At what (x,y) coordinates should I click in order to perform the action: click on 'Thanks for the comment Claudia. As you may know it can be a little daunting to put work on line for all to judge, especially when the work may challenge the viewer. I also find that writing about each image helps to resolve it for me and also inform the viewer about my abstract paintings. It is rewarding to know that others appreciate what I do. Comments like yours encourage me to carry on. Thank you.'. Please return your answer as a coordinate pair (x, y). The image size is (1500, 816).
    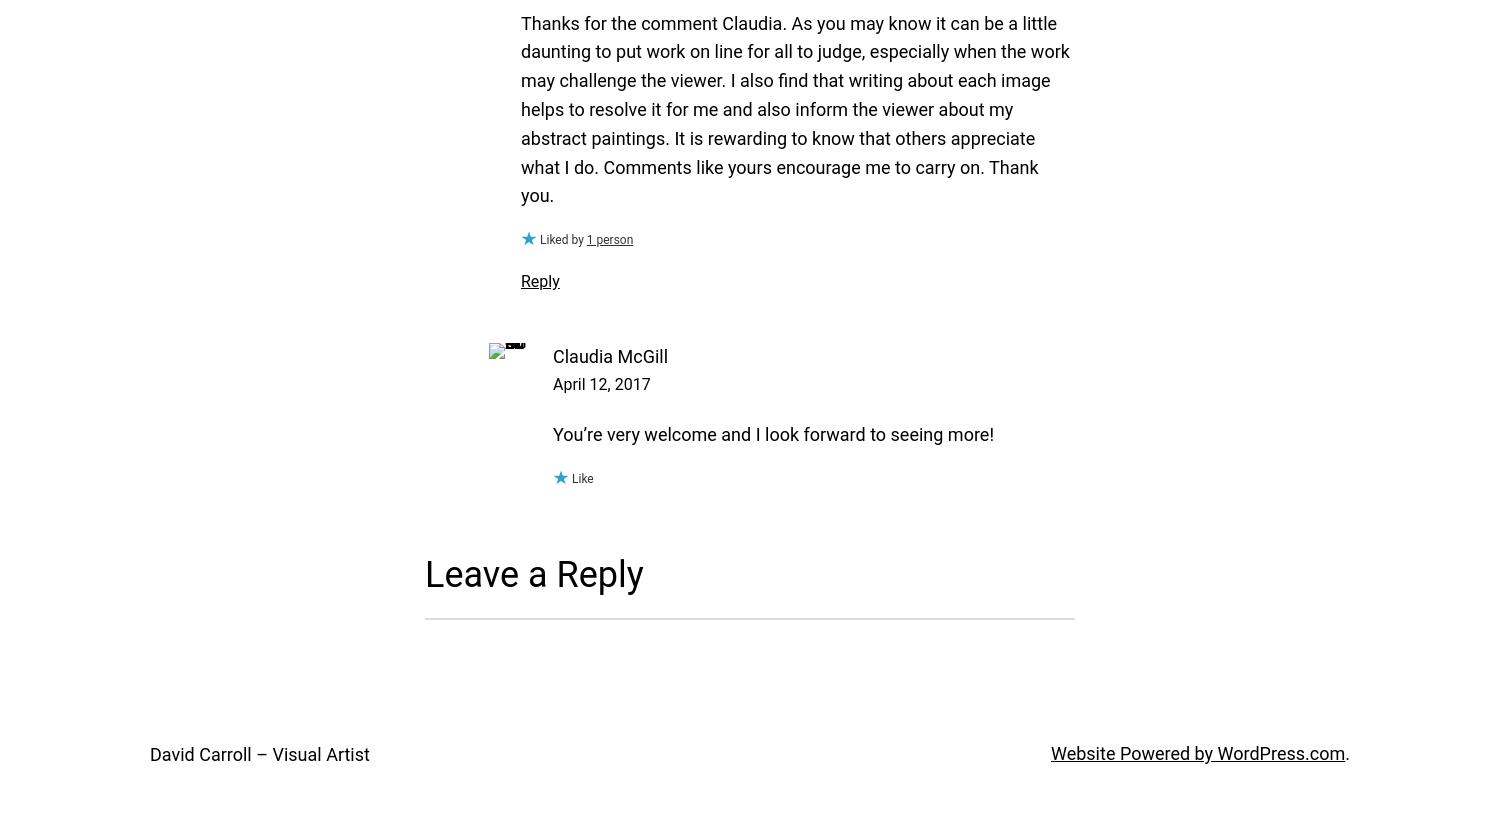
    Looking at the image, I should click on (795, 109).